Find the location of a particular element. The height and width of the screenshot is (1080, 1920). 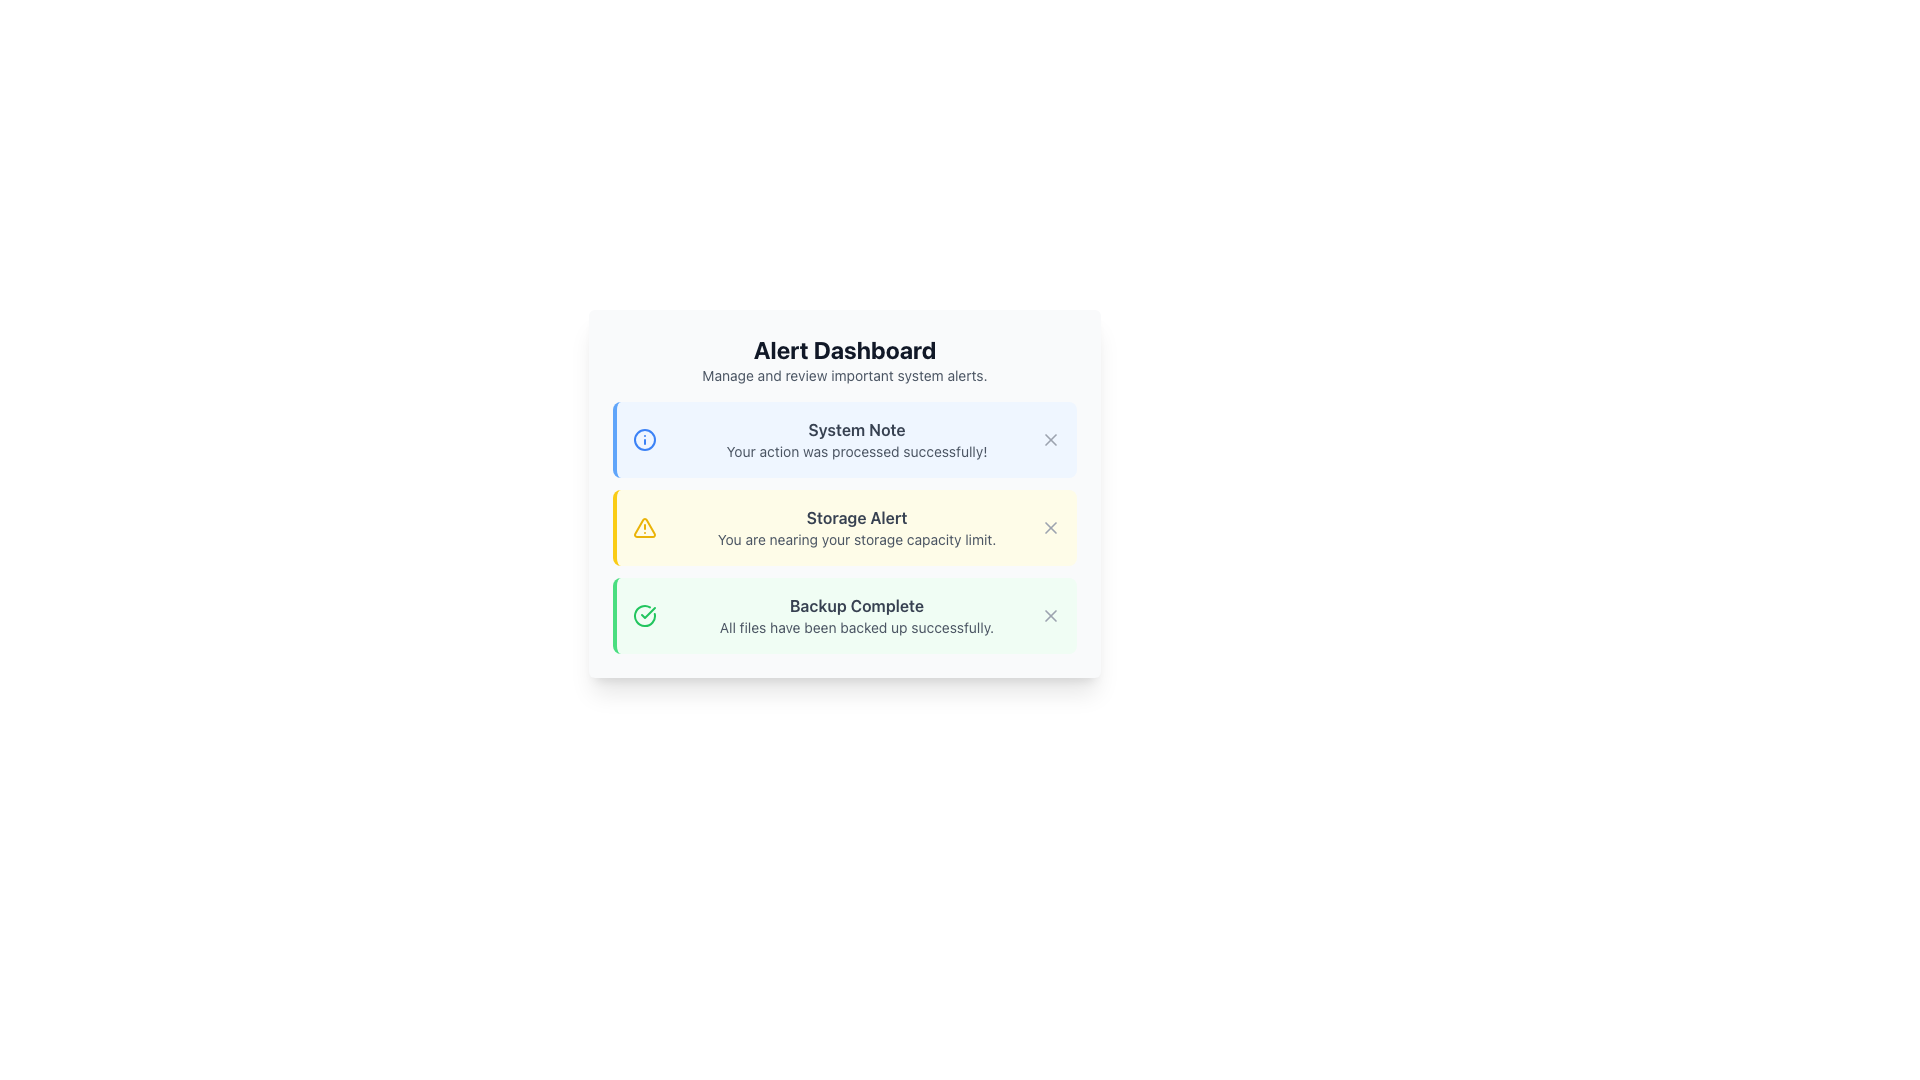

the 'Backup Complete' text label, which is styled with a bold font and medium-gray color, located in the bottom section of a notification card with a light green background is located at coordinates (857, 604).